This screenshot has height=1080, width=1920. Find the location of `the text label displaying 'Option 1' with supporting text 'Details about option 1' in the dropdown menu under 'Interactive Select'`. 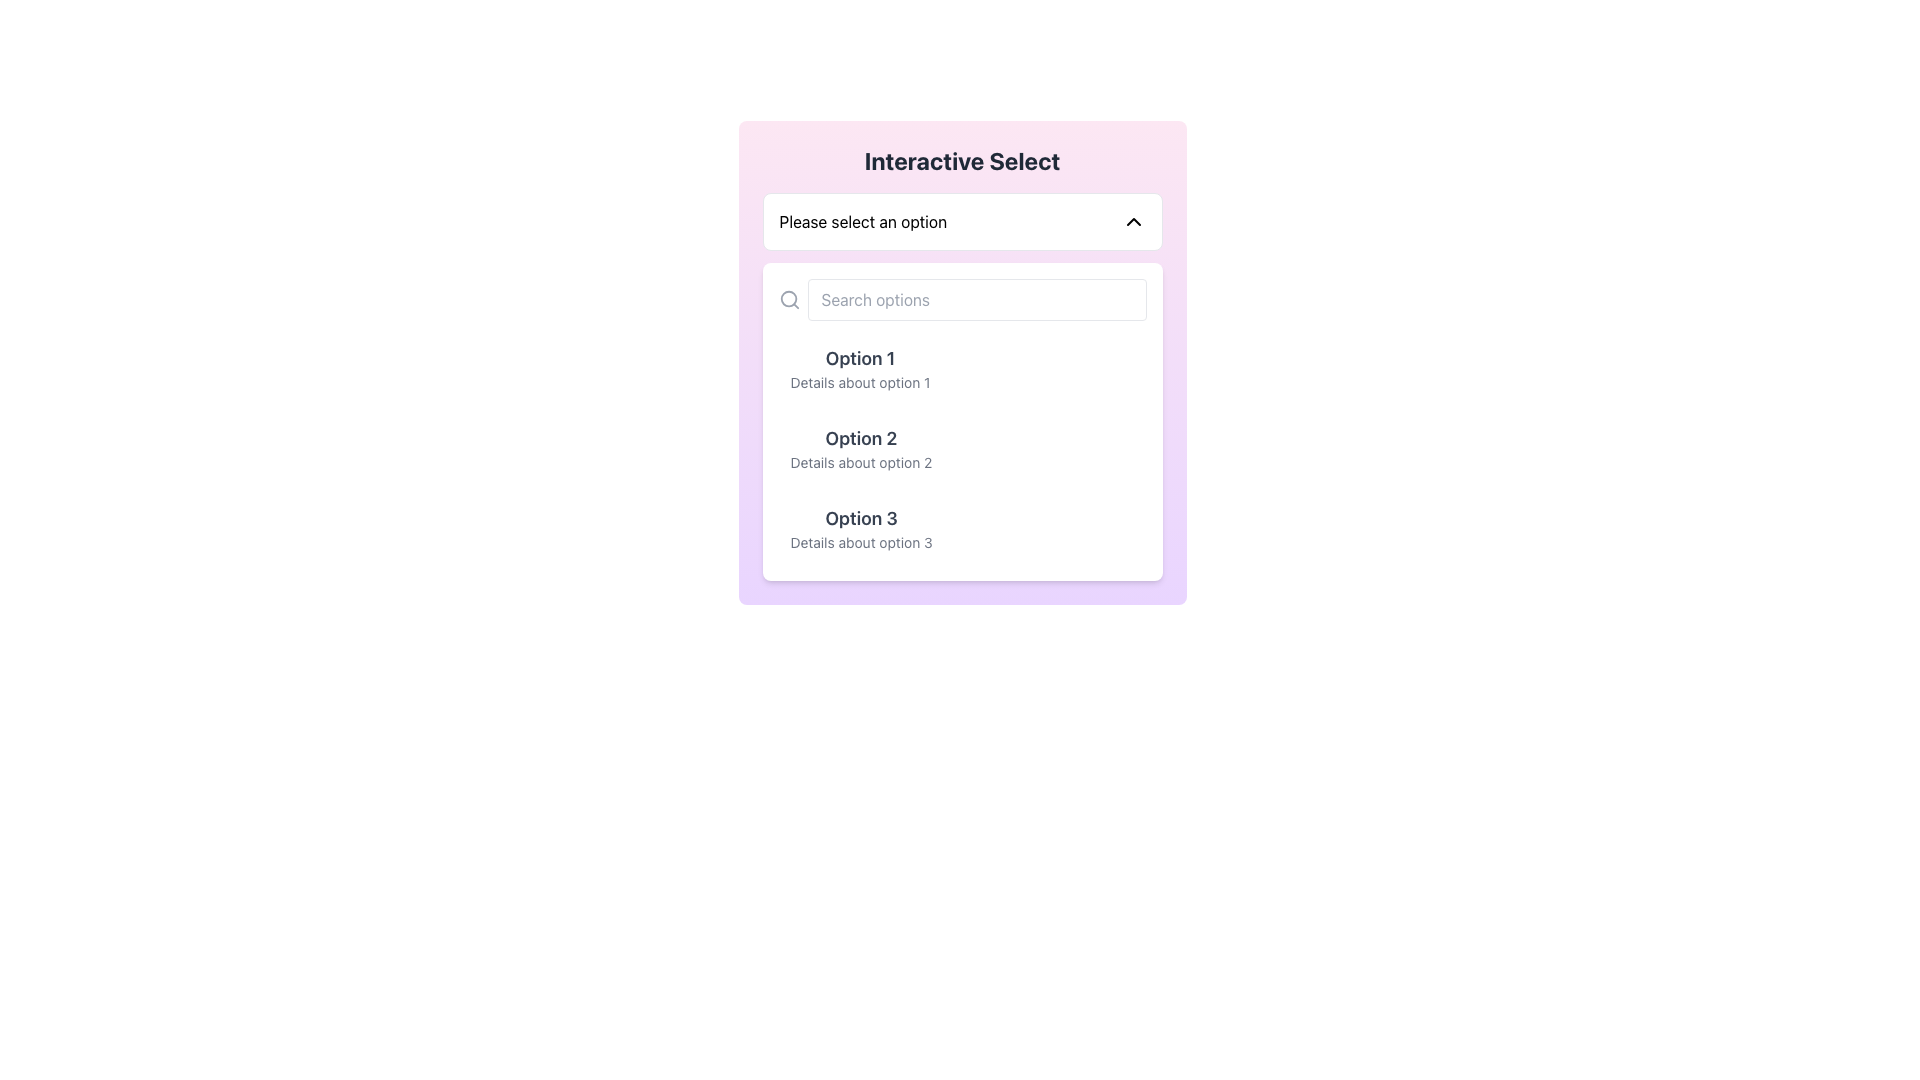

the text label displaying 'Option 1' with supporting text 'Details about option 1' in the dropdown menu under 'Interactive Select' is located at coordinates (860, 369).